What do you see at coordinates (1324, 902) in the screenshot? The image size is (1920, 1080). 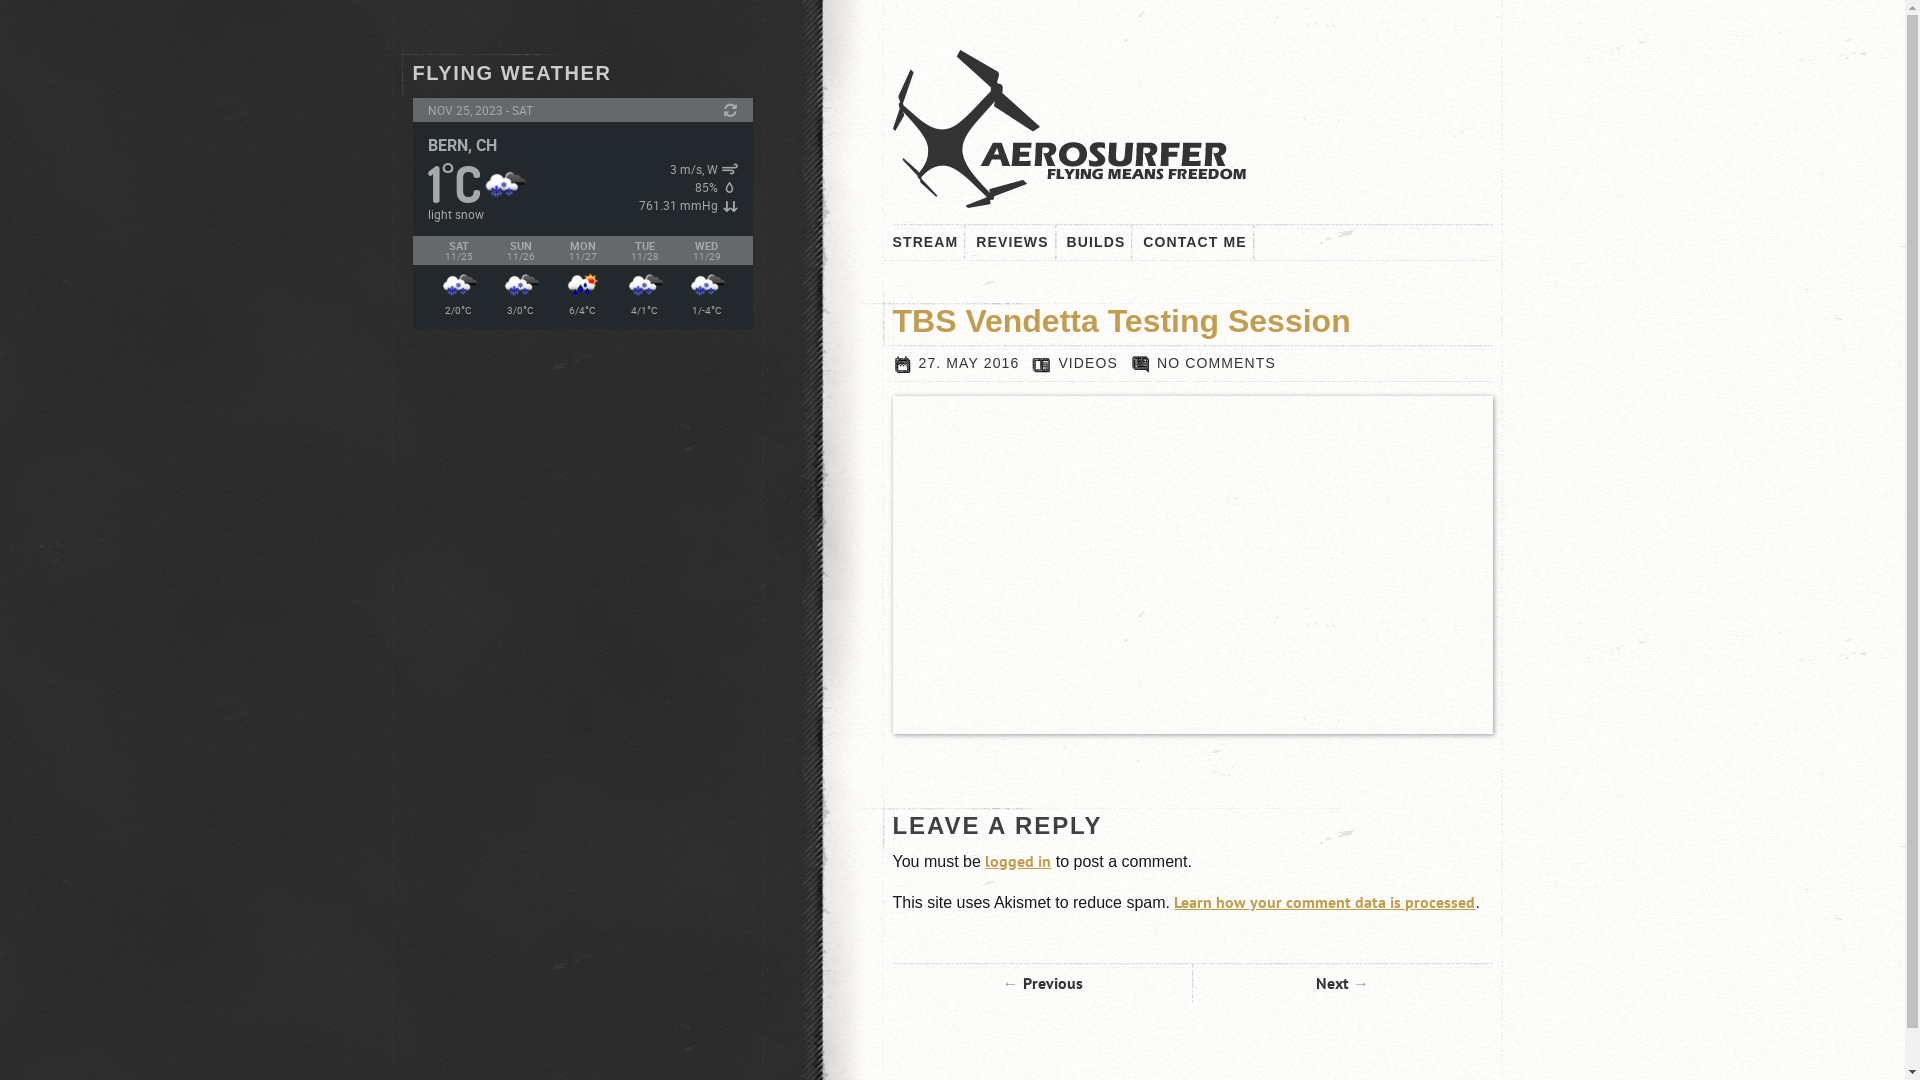 I see `'Learn how your comment data is processed'` at bounding box center [1324, 902].